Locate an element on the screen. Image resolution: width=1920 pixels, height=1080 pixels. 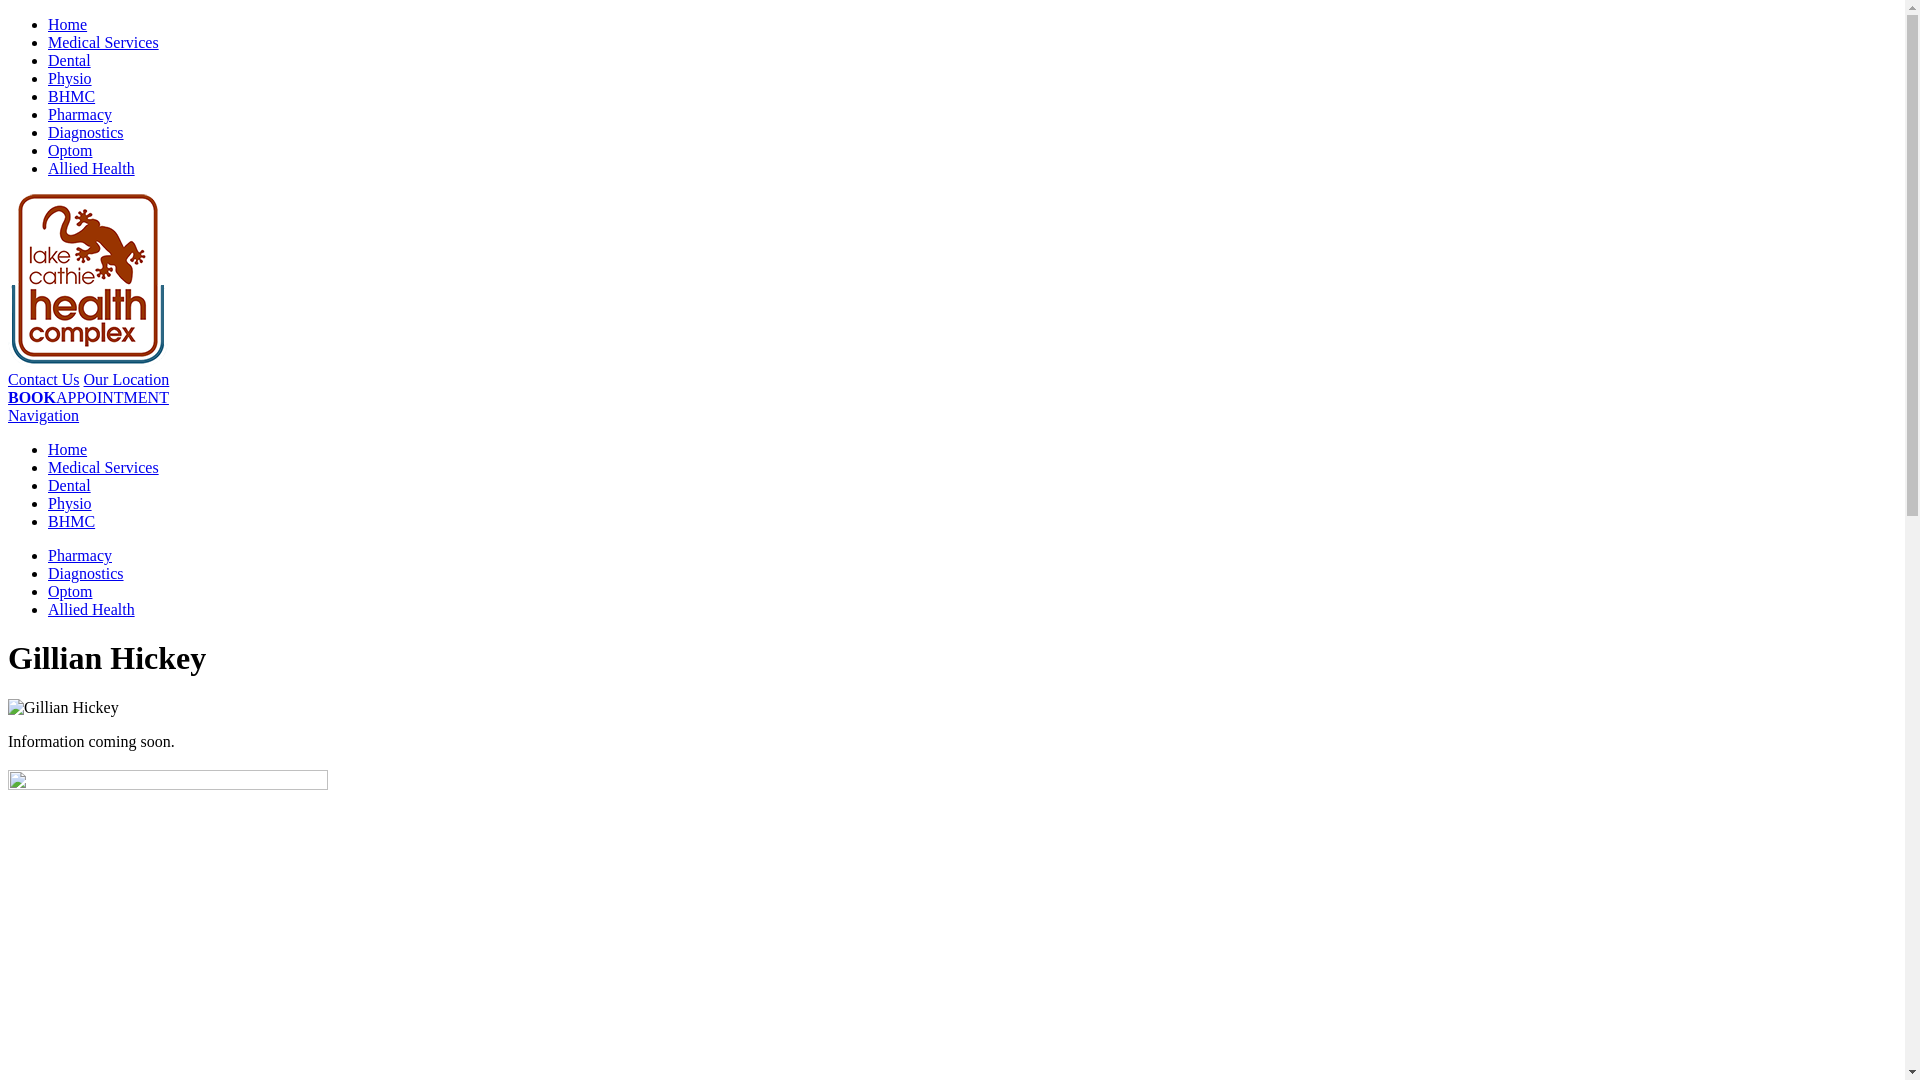
'Allied Health' is located at coordinates (90, 608).